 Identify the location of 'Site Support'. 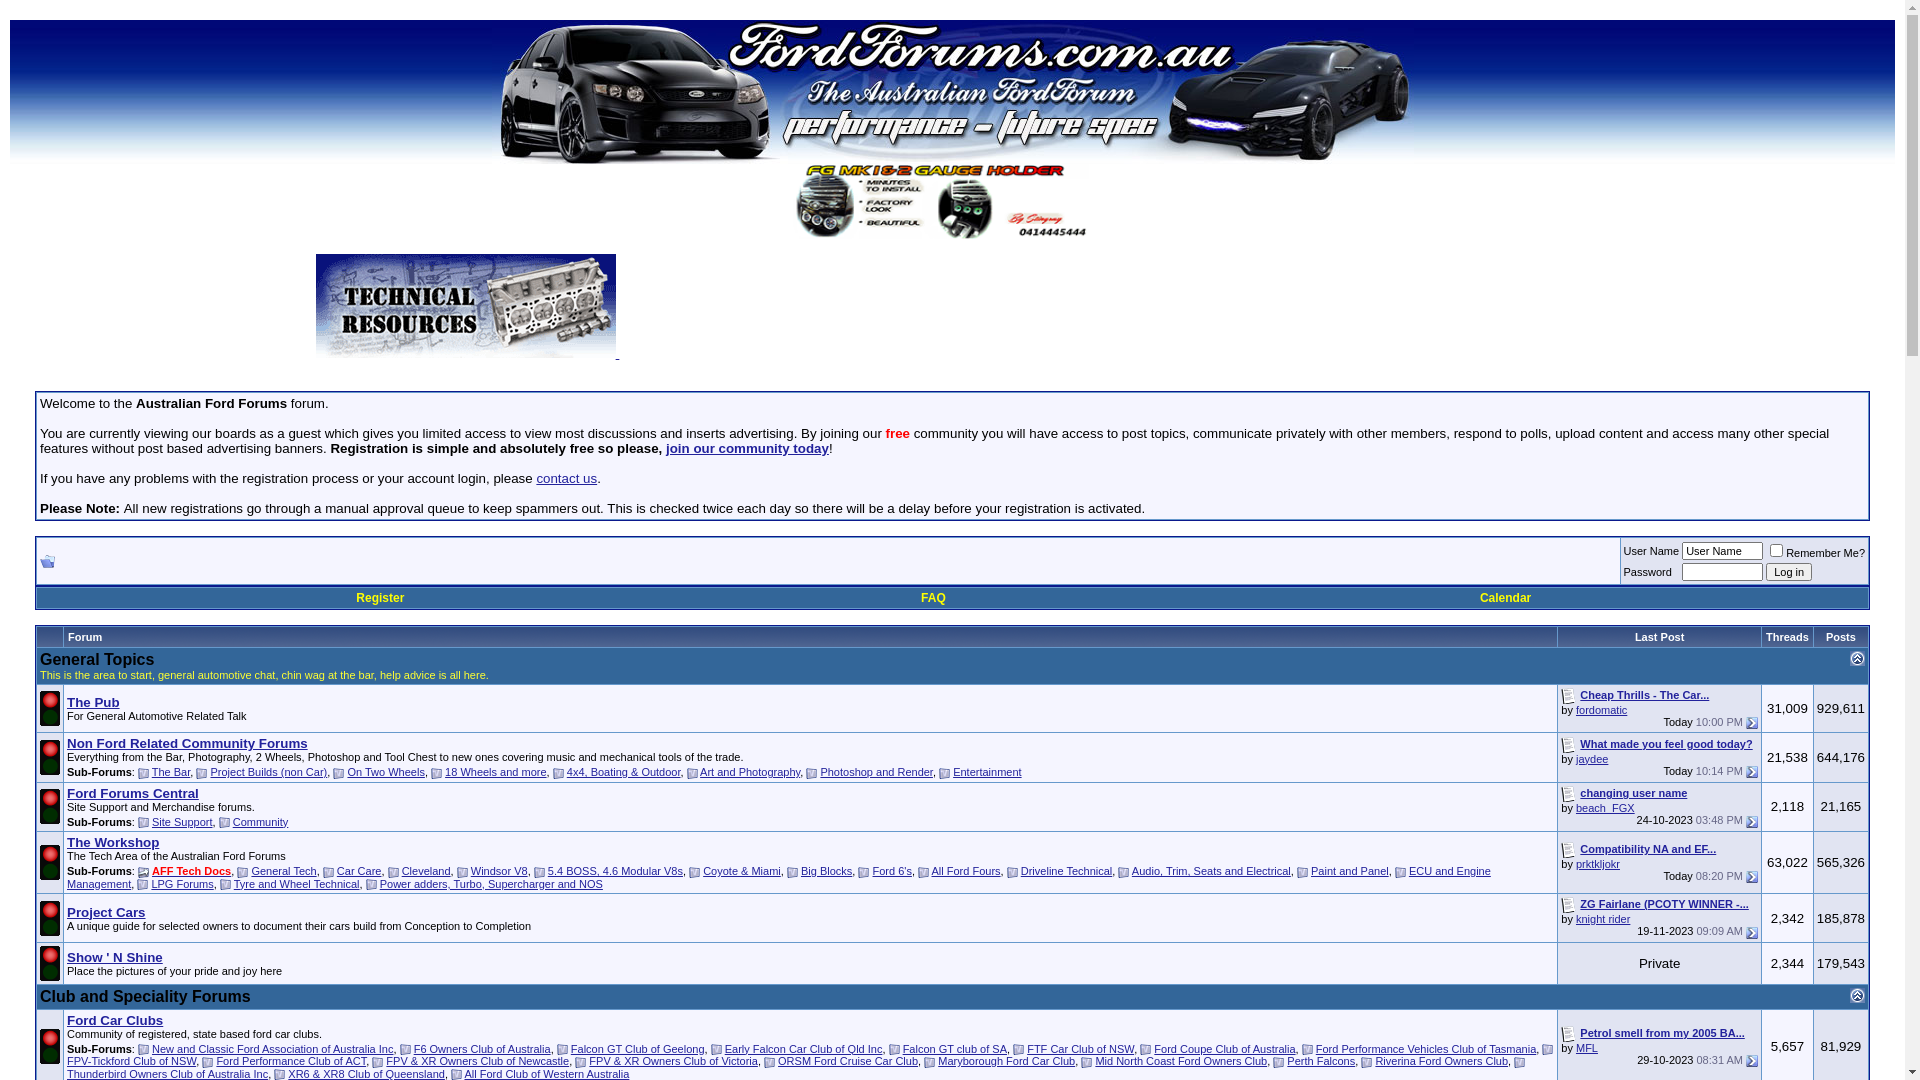
(182, 821).